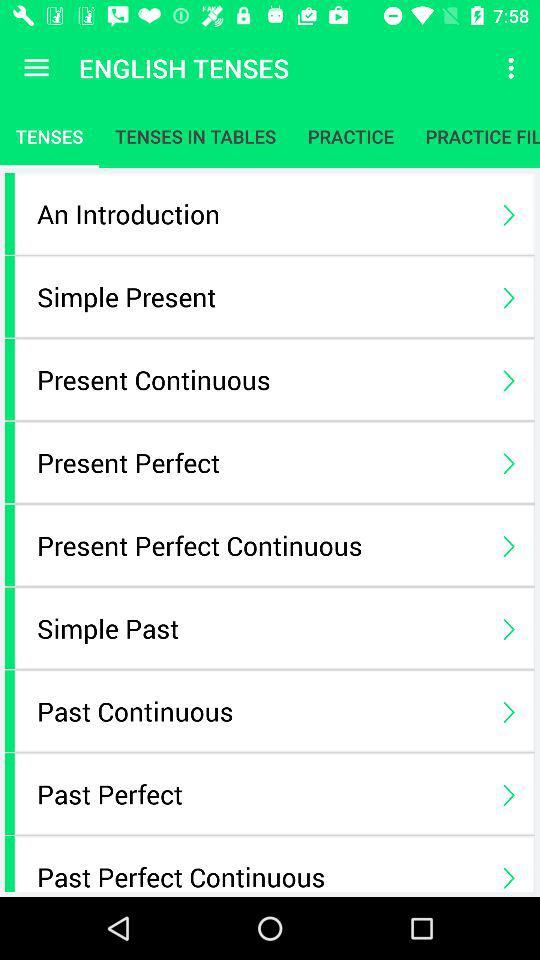 This screenshot has width=540, height=960. What do you see at coordinates (259, 213) in the screenshot?
I see `icon below the tenses icon` at bounding box center [259, 213].